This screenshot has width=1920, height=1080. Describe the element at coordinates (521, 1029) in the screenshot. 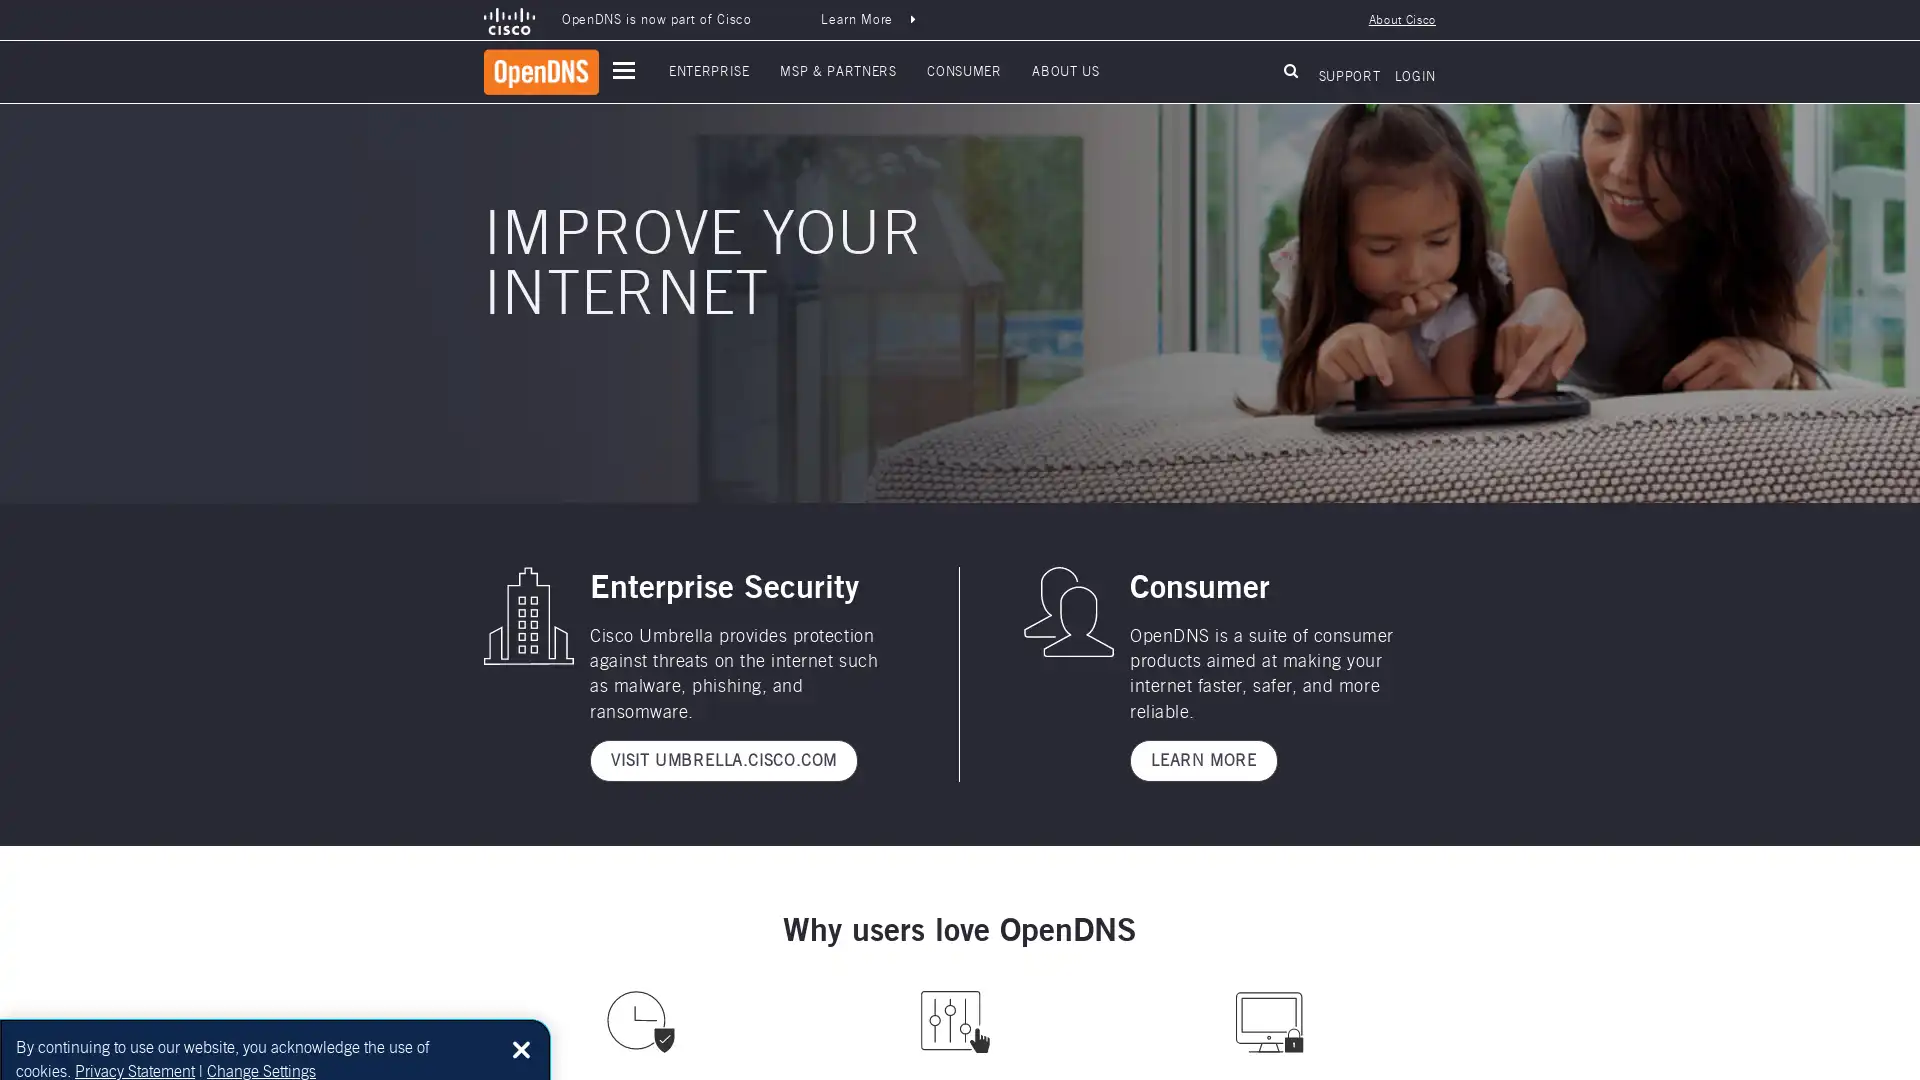

I see `Close` at that location.